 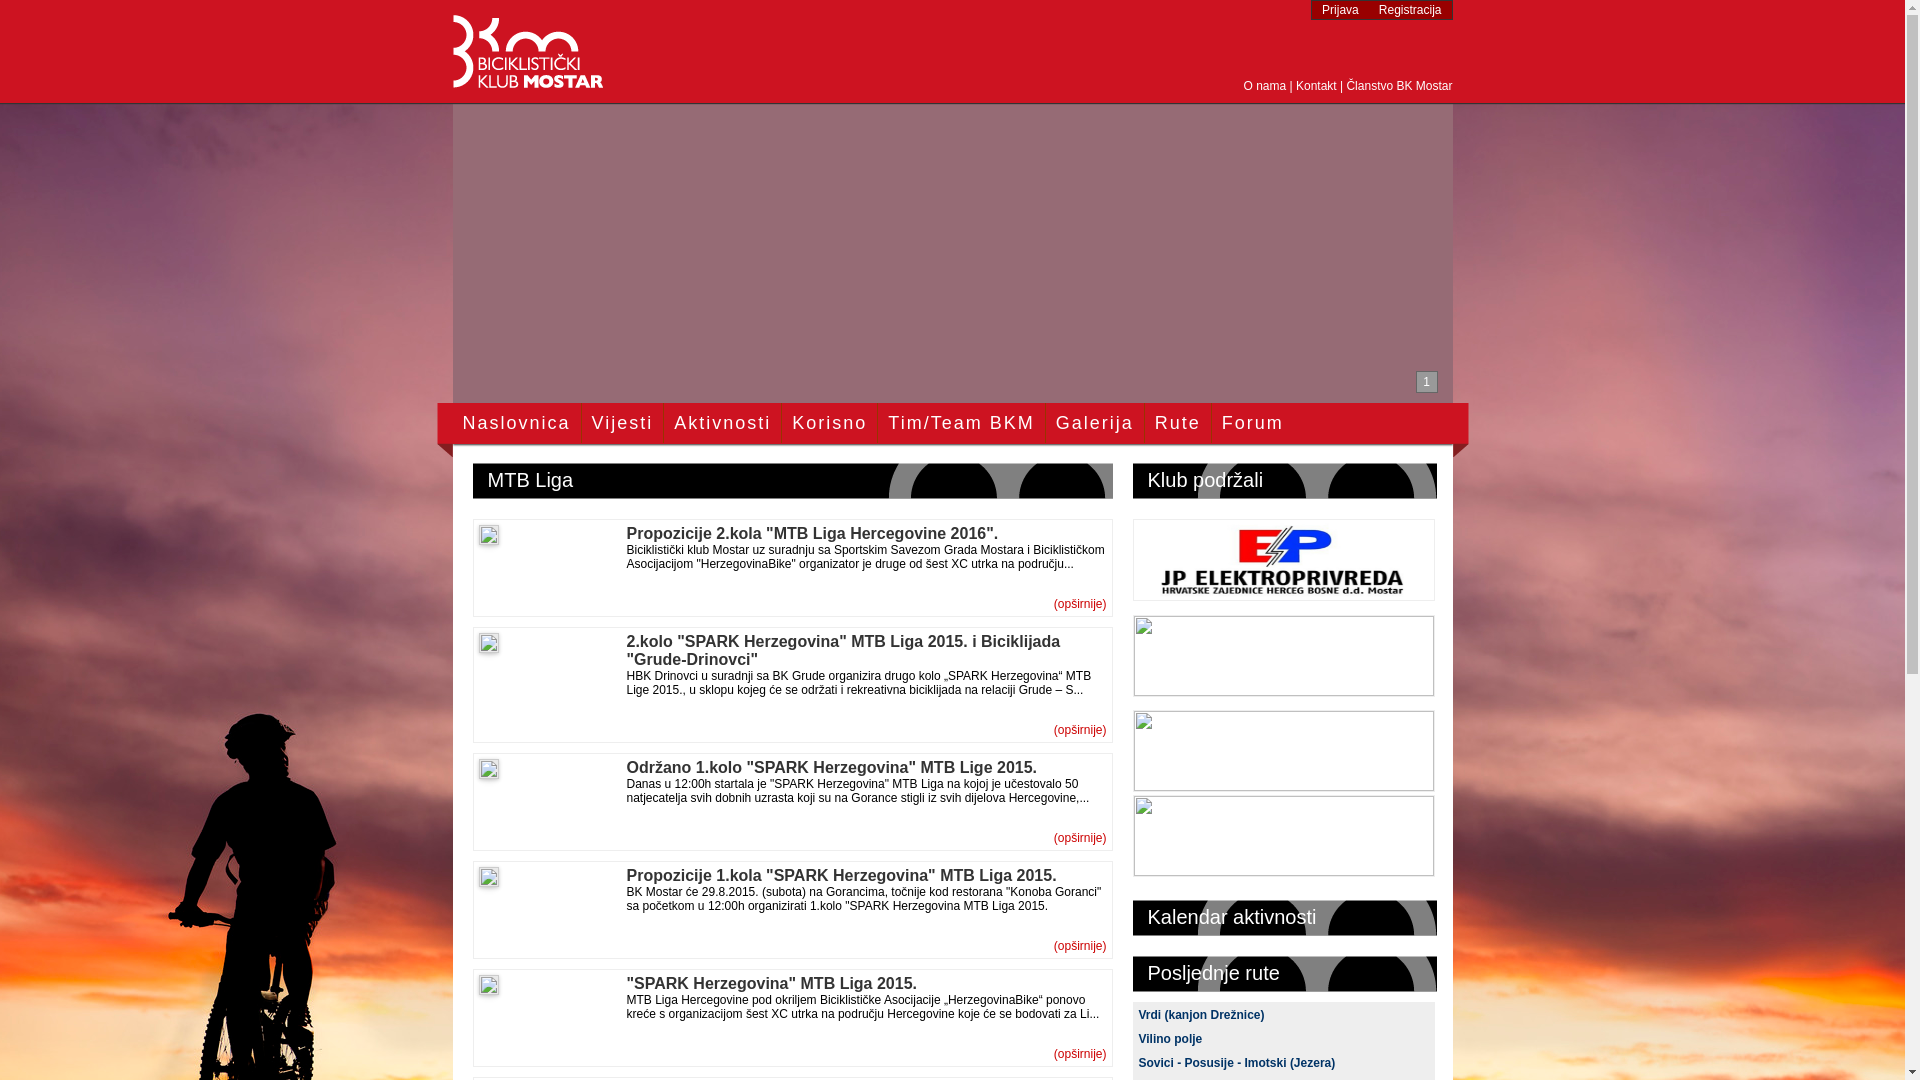 What do you see at coordinates (1282, 784) in the screenshot?
I see `'Konoba Goranci'` at bounding box center [1282, 784].